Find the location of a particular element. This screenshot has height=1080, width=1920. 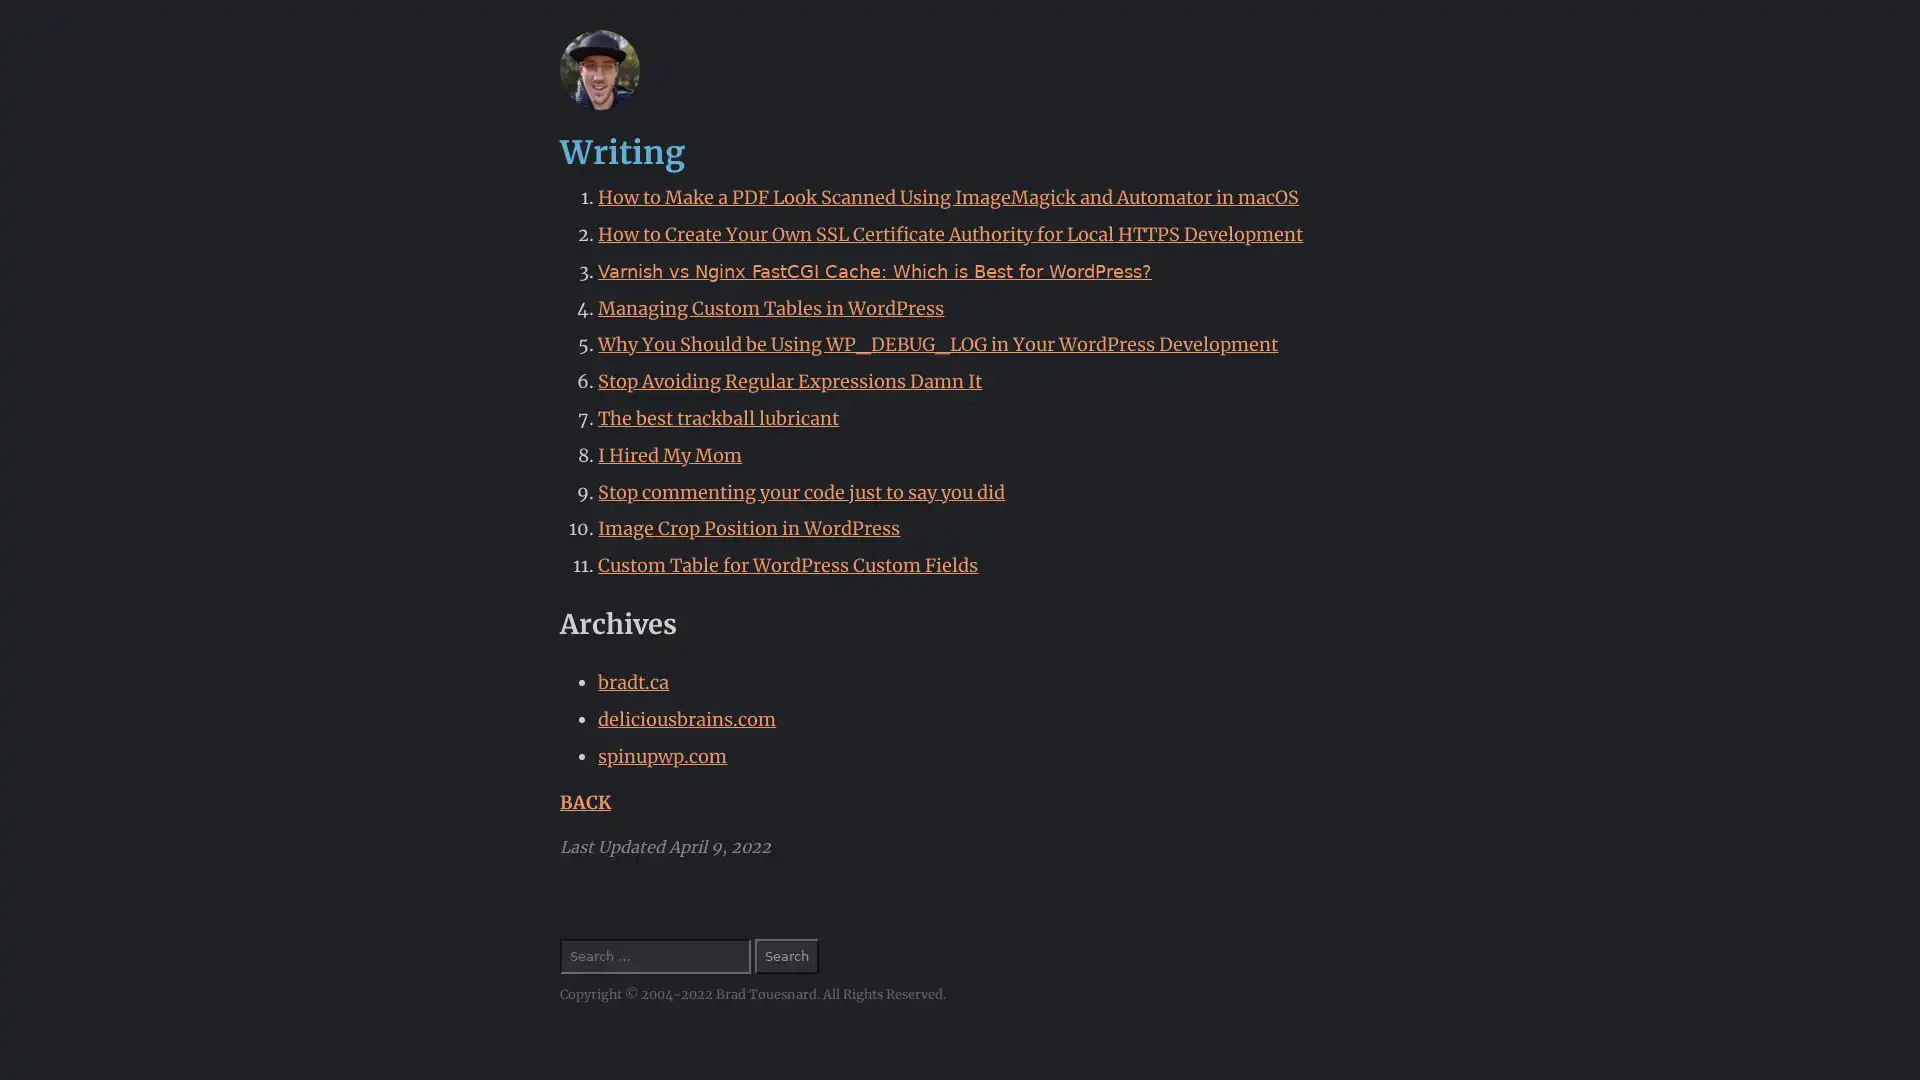

Search is located at coordinates (786, 954).